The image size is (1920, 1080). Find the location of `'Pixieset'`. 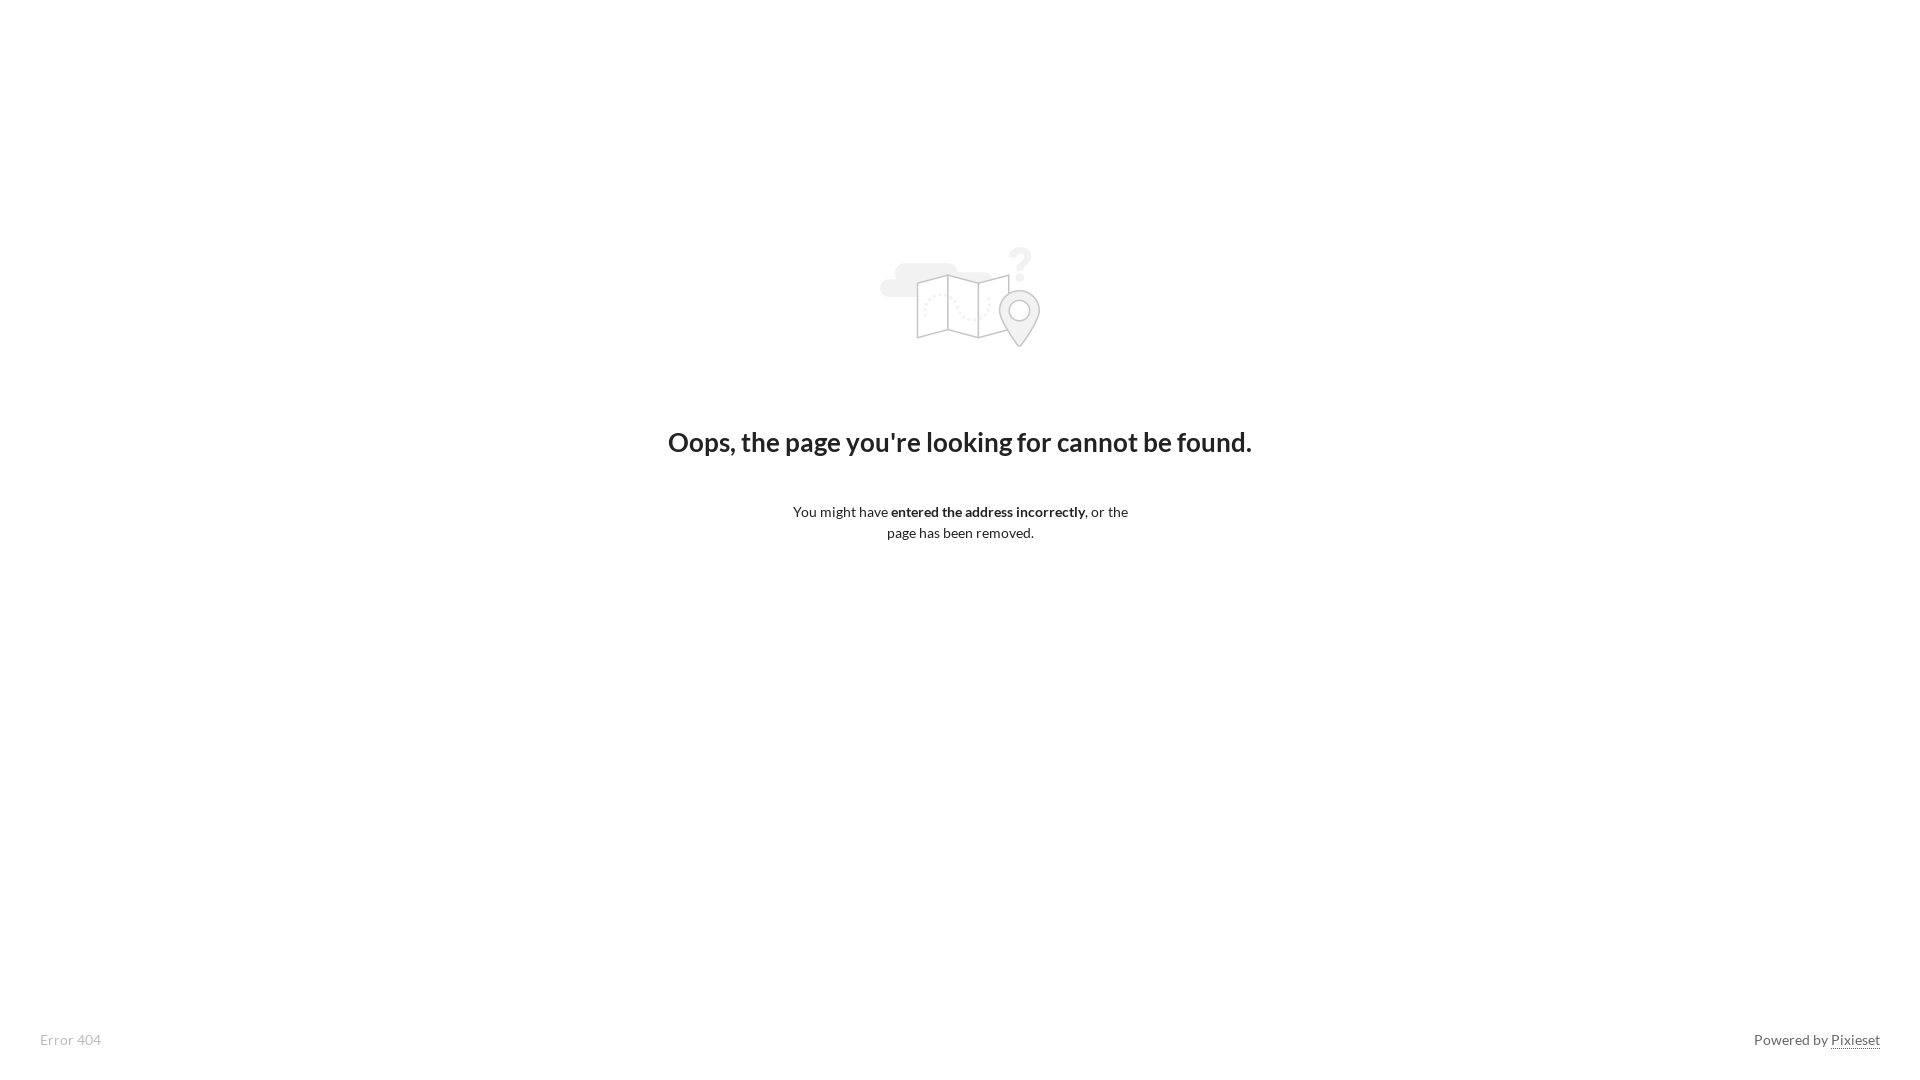

'Pixieset' is located at coordinates (1854, 1039).